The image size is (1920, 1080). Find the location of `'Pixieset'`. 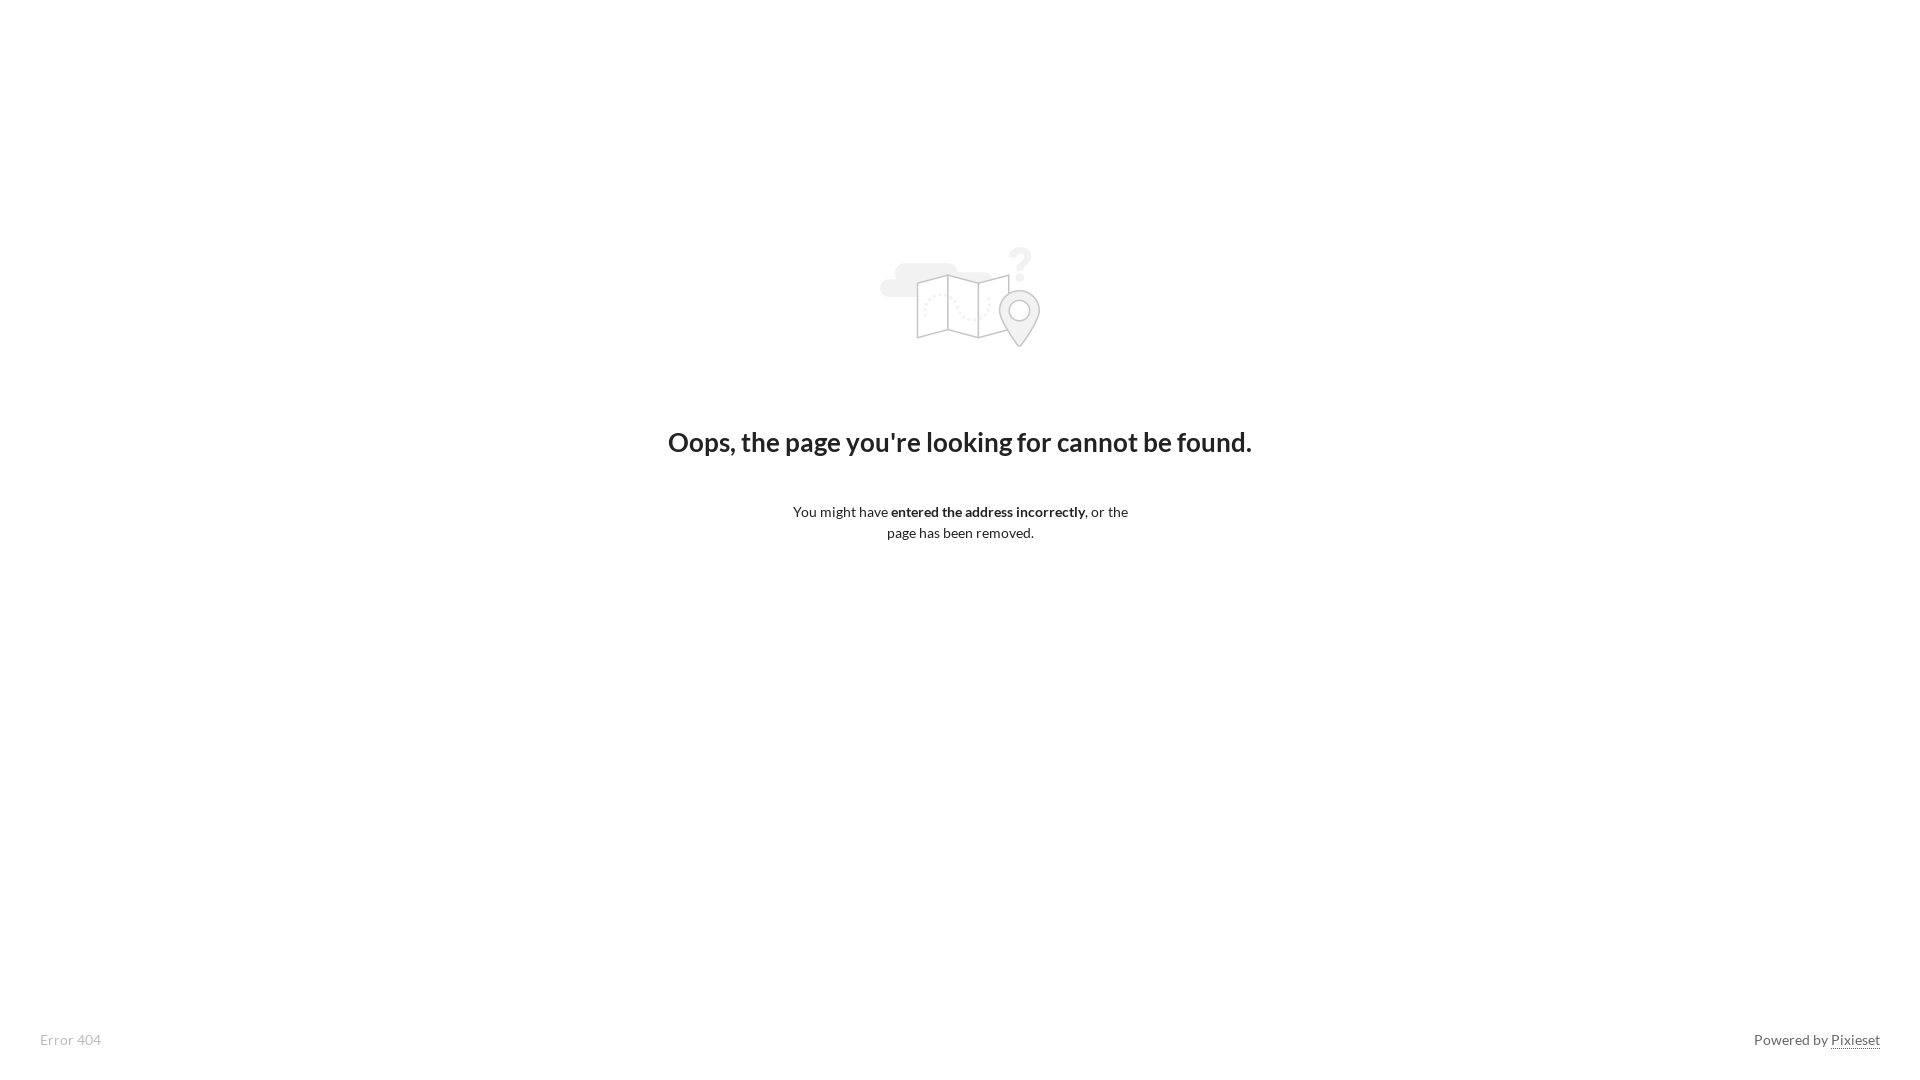

'Pixieset' is located at coordinates (1854, 1039).